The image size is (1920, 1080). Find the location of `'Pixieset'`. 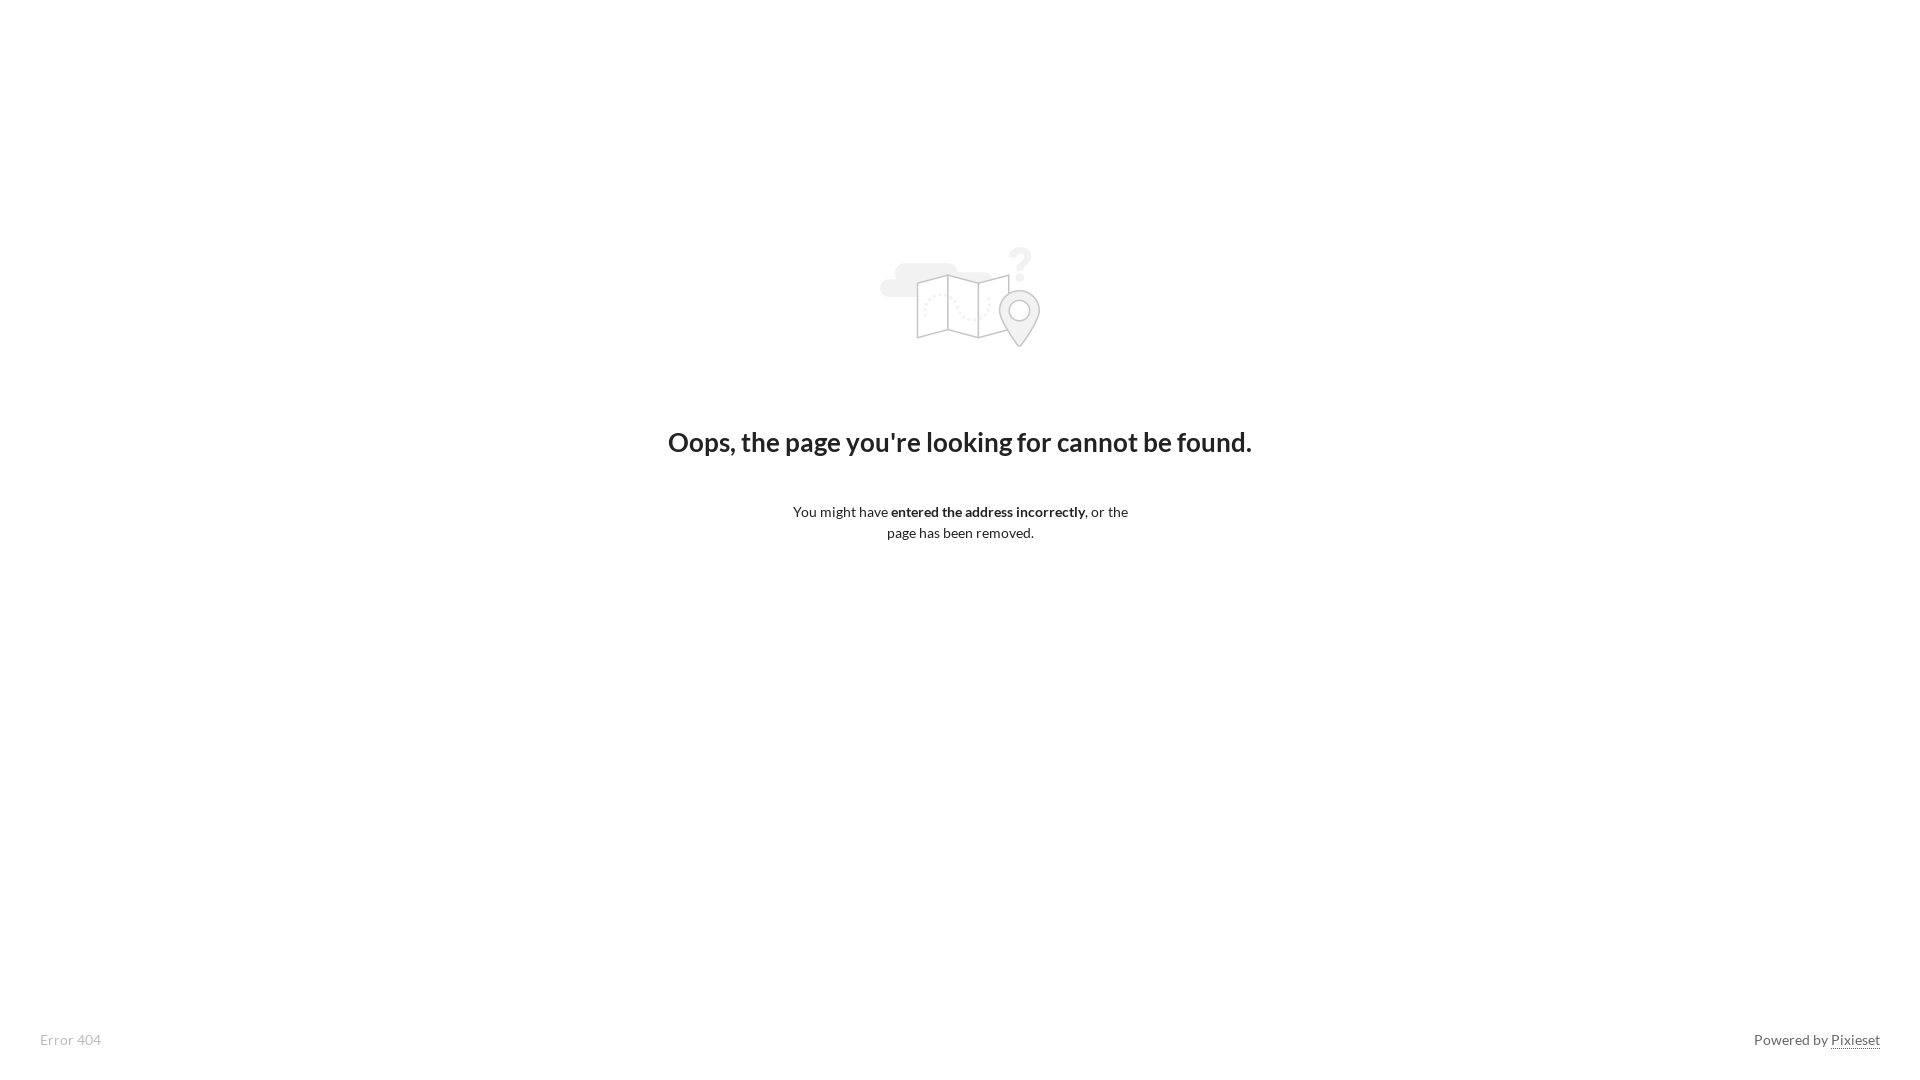

'Pixieset' is located at coordinates (1854, 1039).